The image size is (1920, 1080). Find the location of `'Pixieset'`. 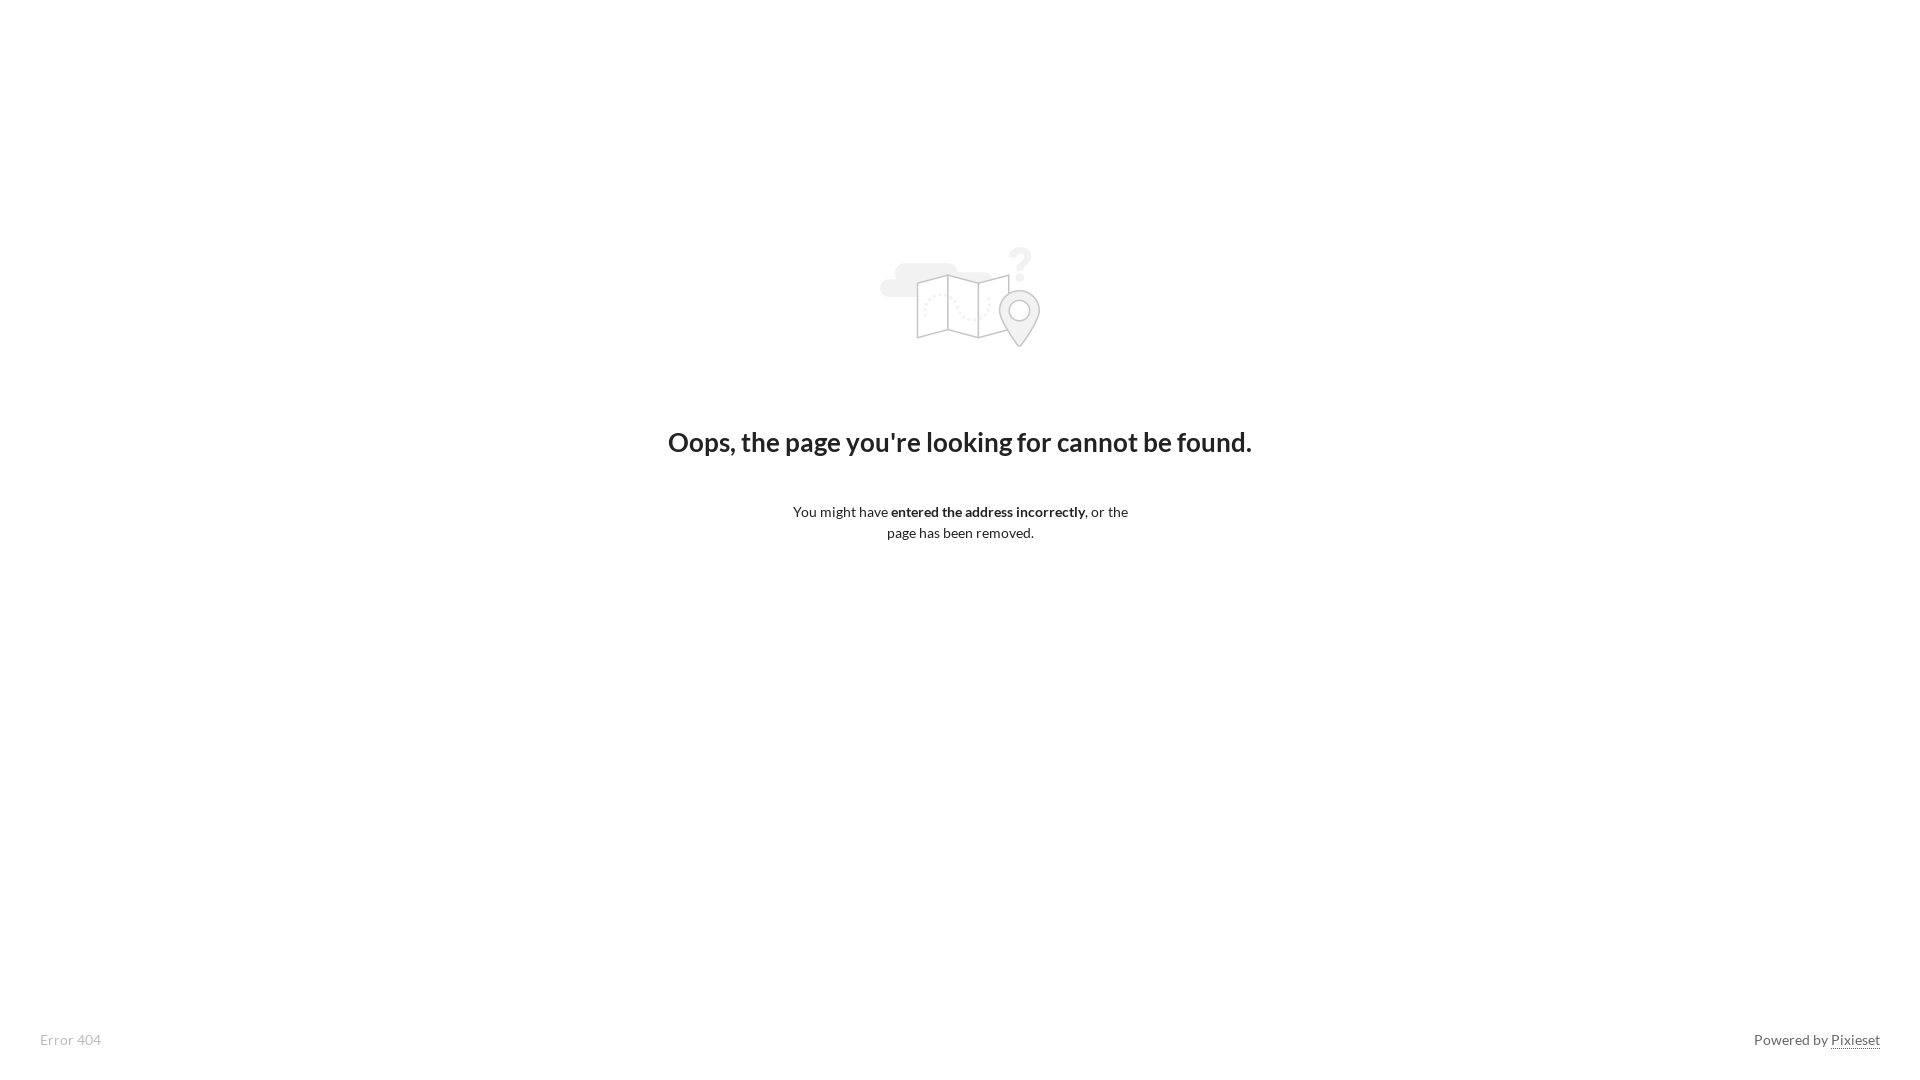

'Pixieset' is located at coordinates (1854, 1039).